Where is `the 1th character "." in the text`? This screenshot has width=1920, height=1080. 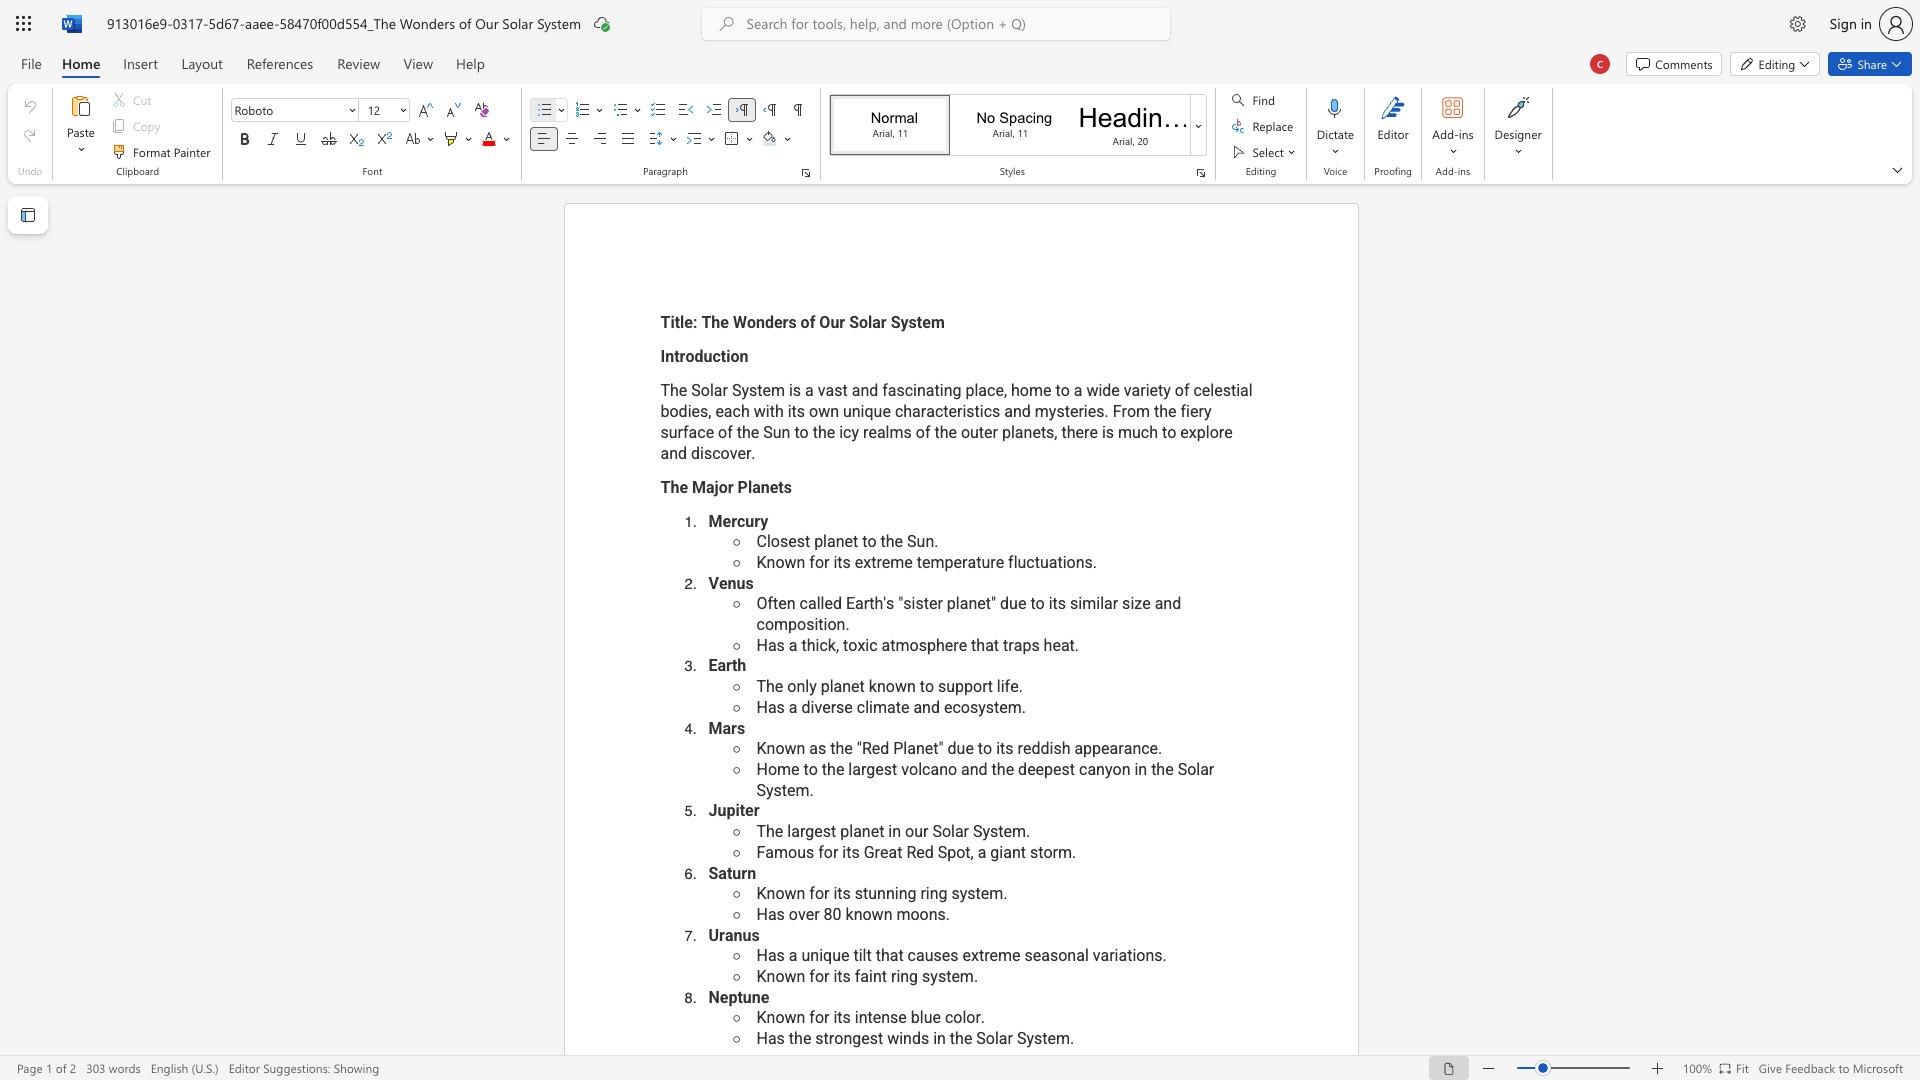
the 1th character "." in the text is located at coordinates (1020, 685).